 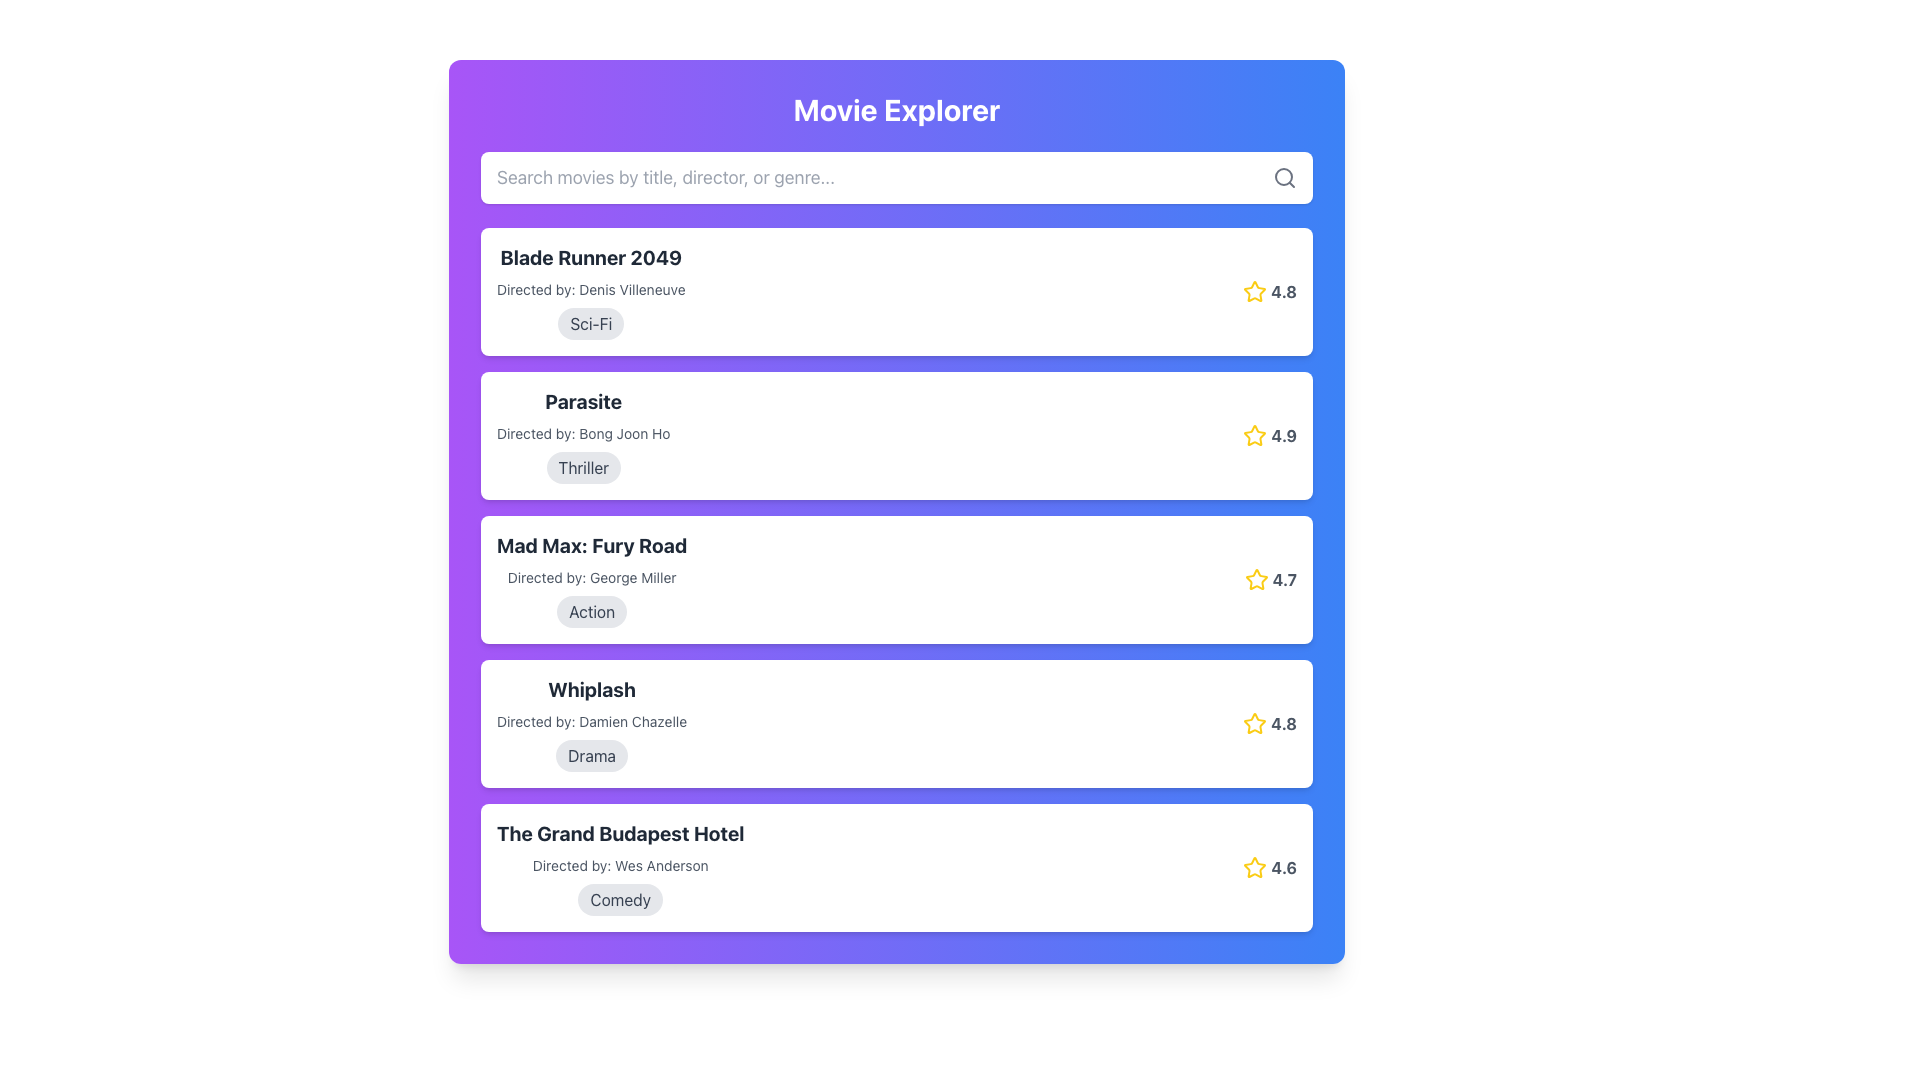 I want to click on the leftmost star-shaped icon that is yellow with a hollow center, located adjacent to the text '4.7', so click(x=1255, y=579).